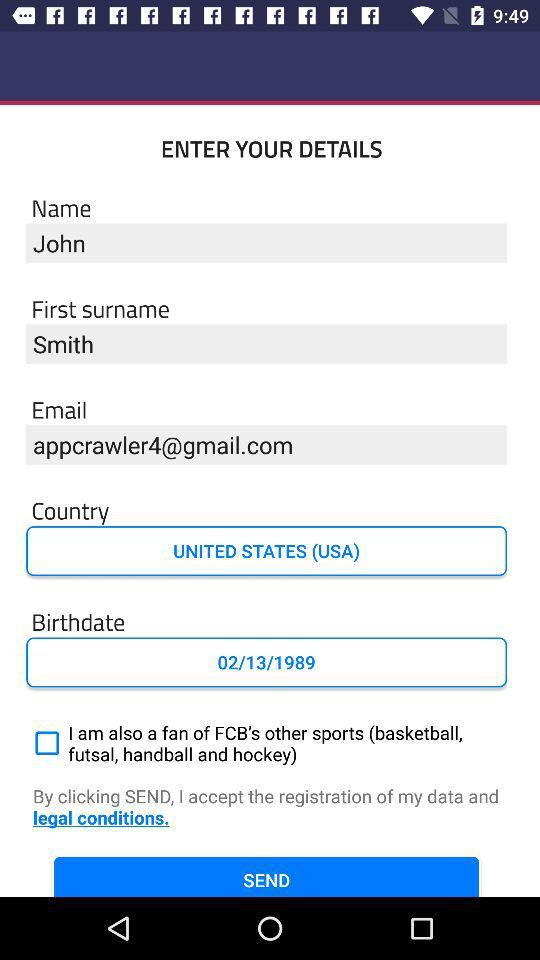 Image resolution: width=540 pixels, height=960 pixels. What do you see at coordinates (266, 242) in the screenshot?
I see `the john` at bounding box center [266, 242].